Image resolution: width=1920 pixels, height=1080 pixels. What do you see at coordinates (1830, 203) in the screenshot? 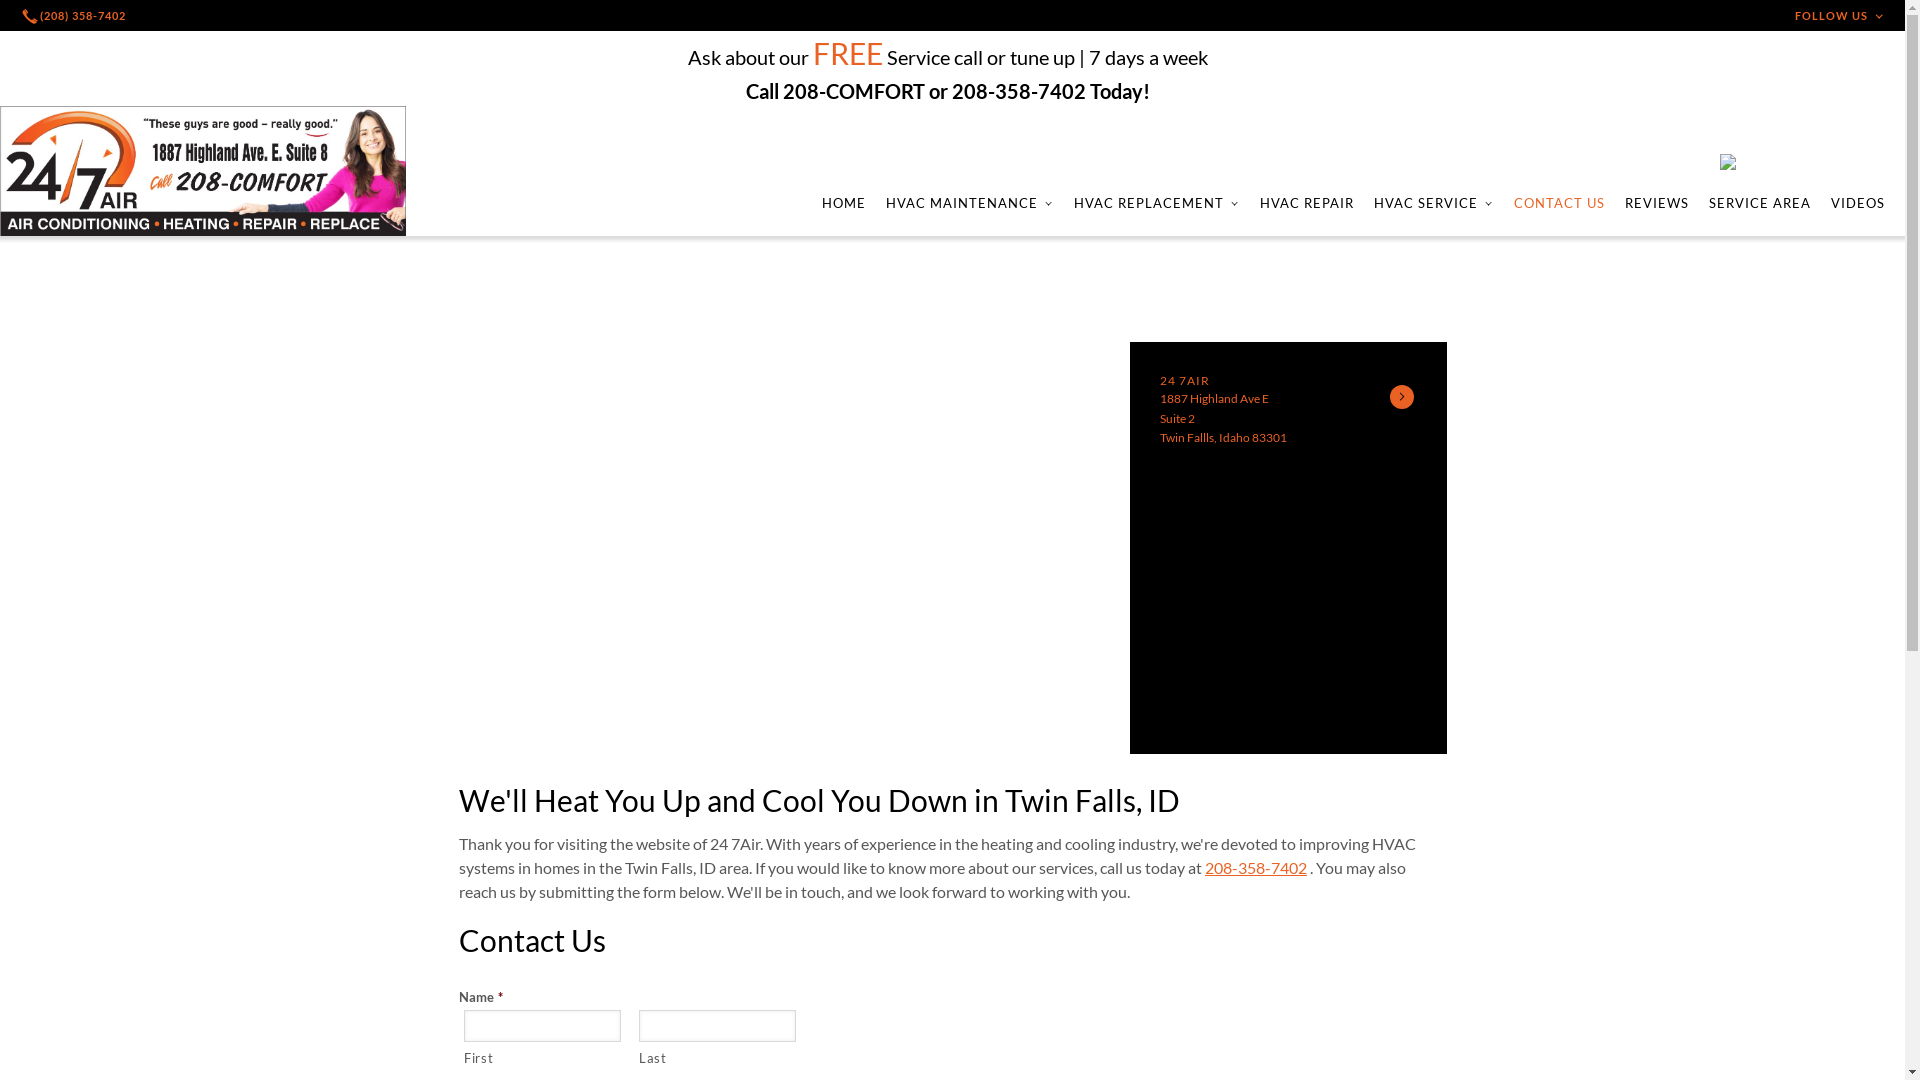
I see `'VIDEOS'` at bounding box center [1830, 203].